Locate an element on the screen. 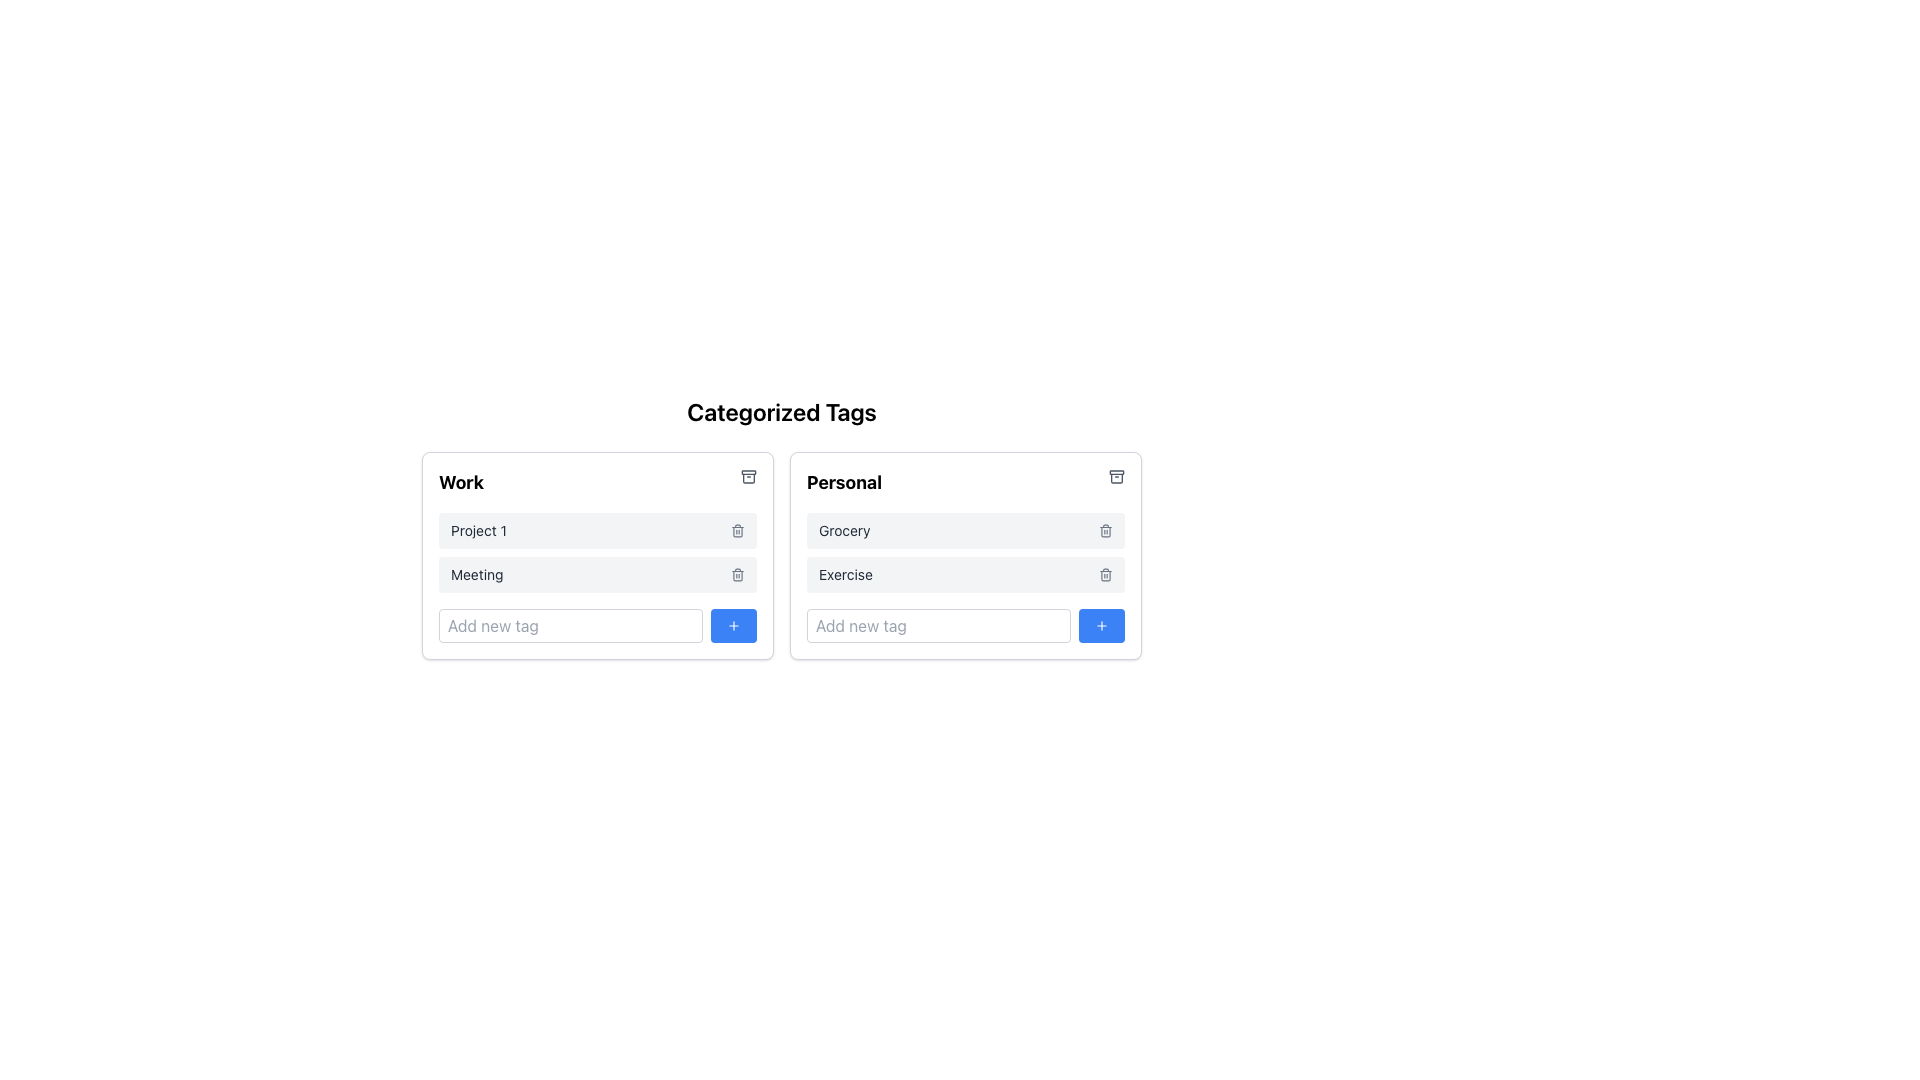 This screenshot has width=1920, height=1080. the Text label under the 'Work' category, which indicates a tag or item name, positioned to the left of a trash icon within the 'Work' box is located at coordinates (476, 574).